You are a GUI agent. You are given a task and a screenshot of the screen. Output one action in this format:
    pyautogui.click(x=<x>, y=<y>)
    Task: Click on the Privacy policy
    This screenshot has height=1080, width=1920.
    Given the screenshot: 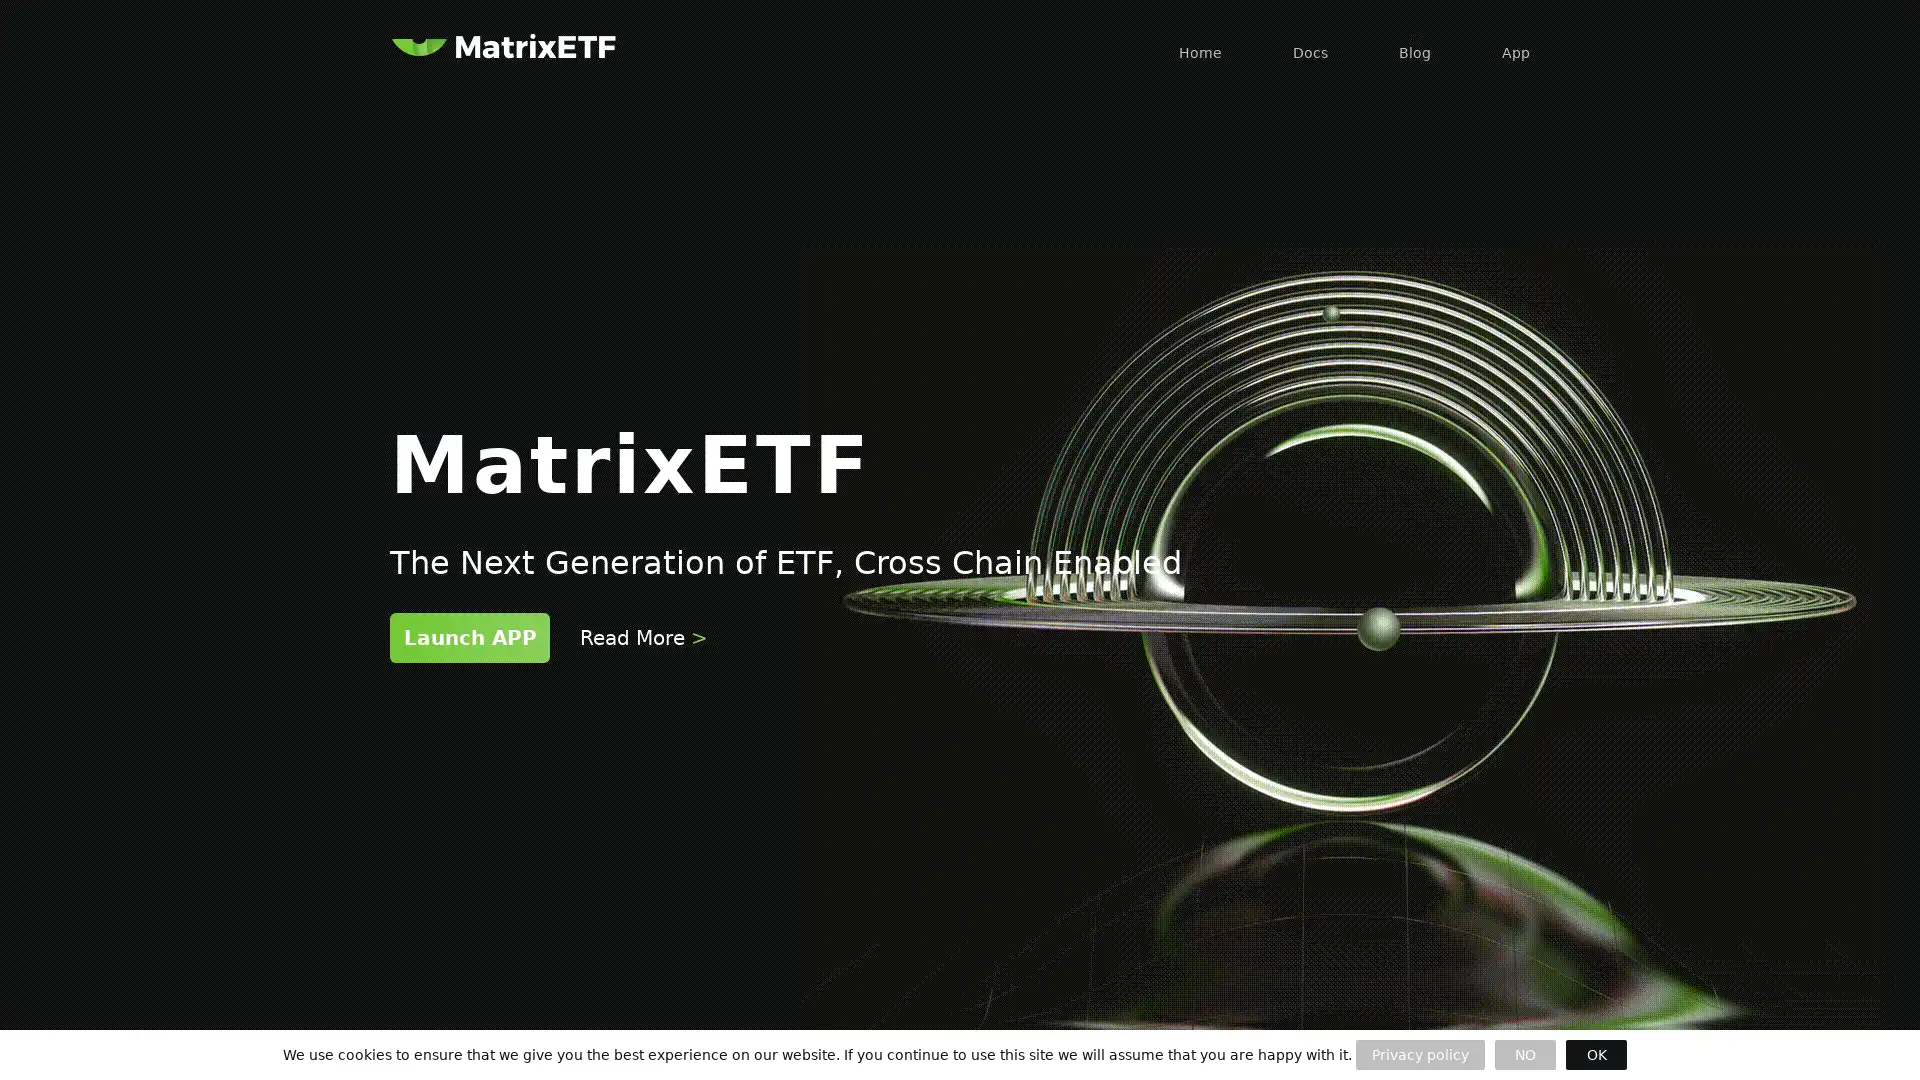 What is the action you would take?
    pyautogui.click(x=1419, y=1054)
    